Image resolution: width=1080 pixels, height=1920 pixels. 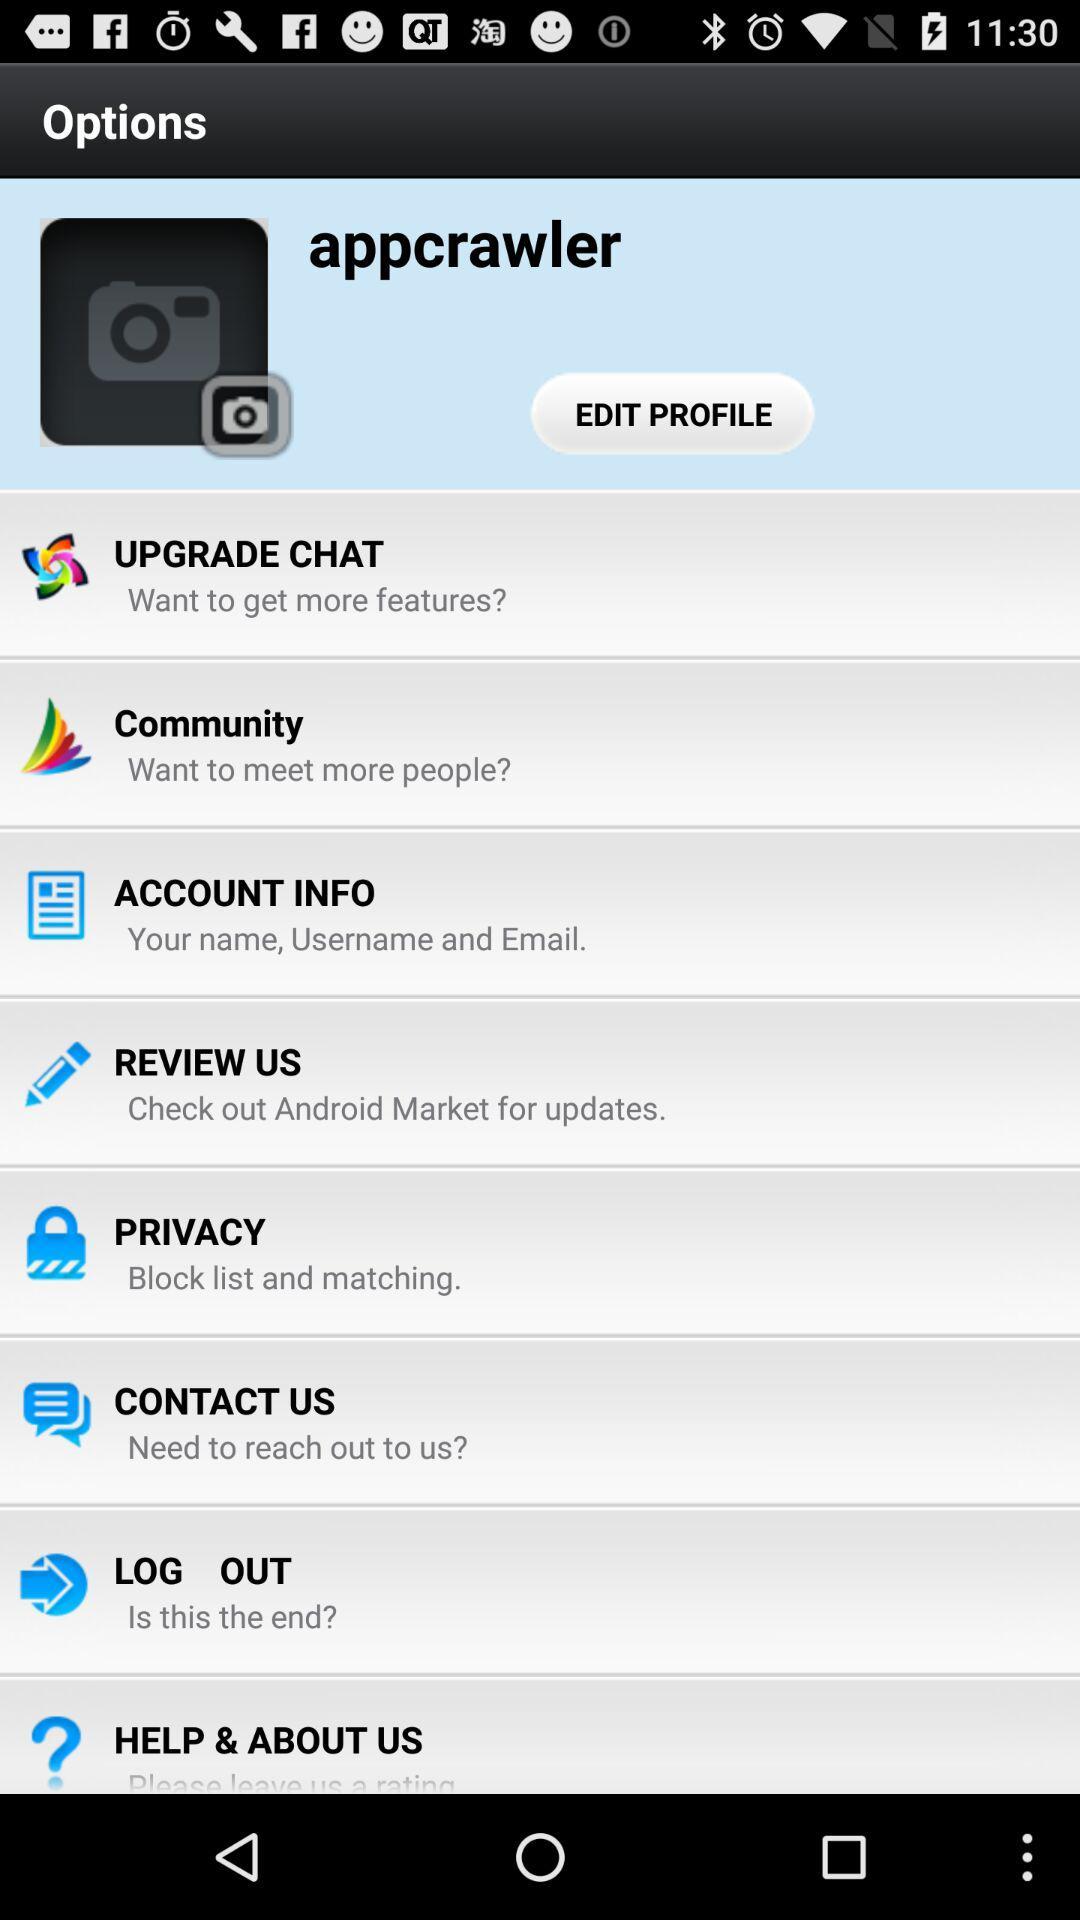 What do you see at coordinates (673, 412) in the screenshot?
I see `the item below appcrawler app` at bounding box center [673, 412].